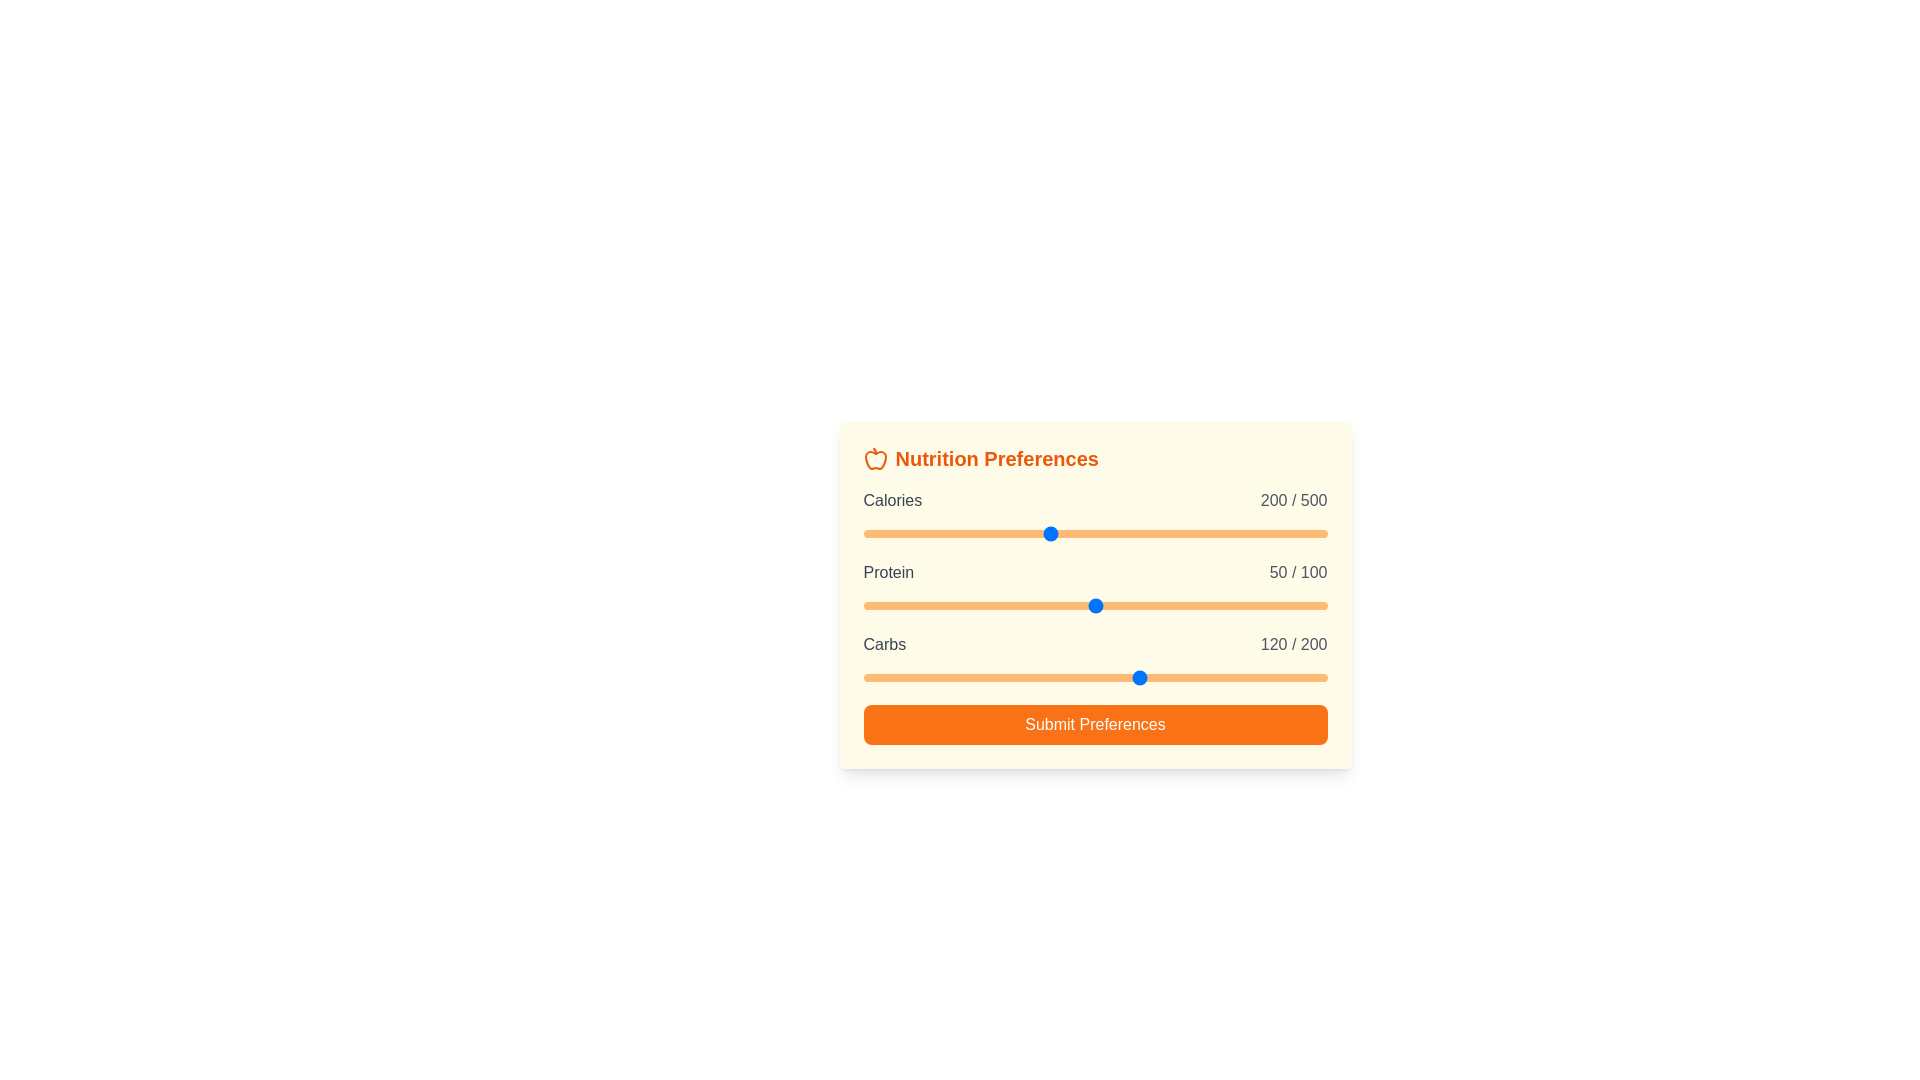  What do you see at coordinates (1128, 604) in the screenshot?
I see `the protein value` at bounding box center [1128, 604].